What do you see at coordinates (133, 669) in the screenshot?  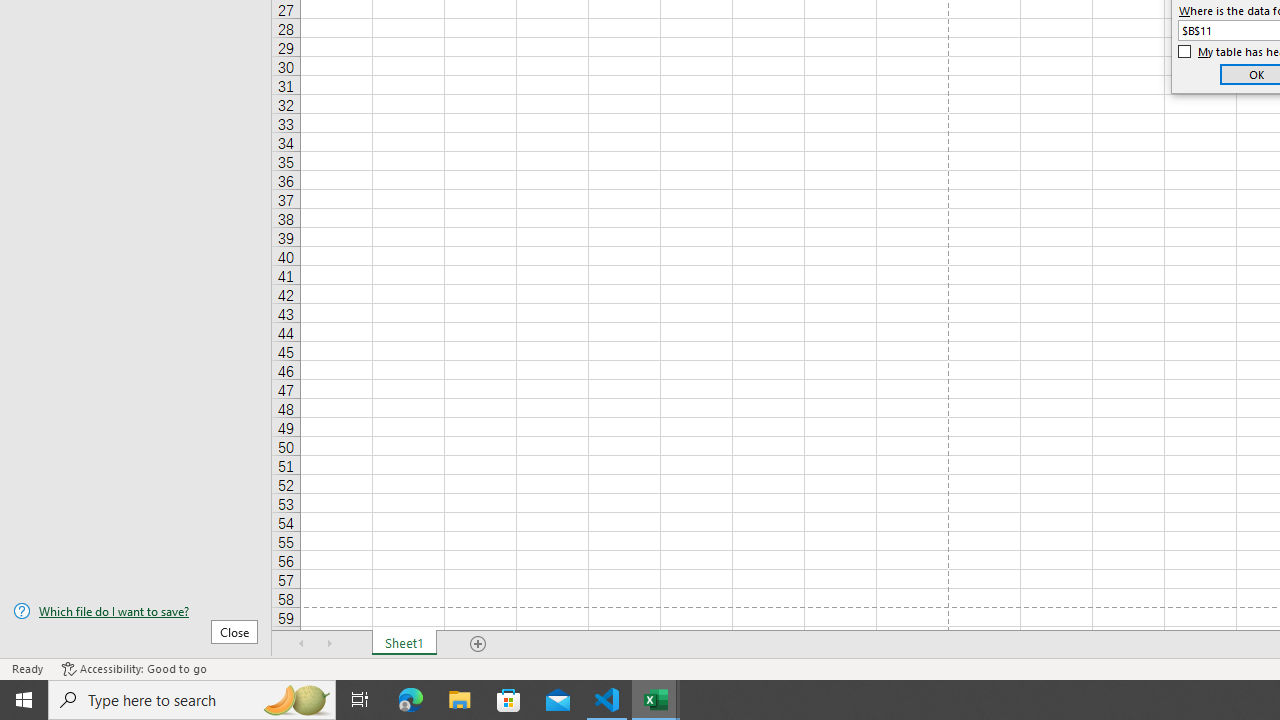 I see `'Accessibility Checker Accessibility: Good to go'` at bounding box center [133, 669].